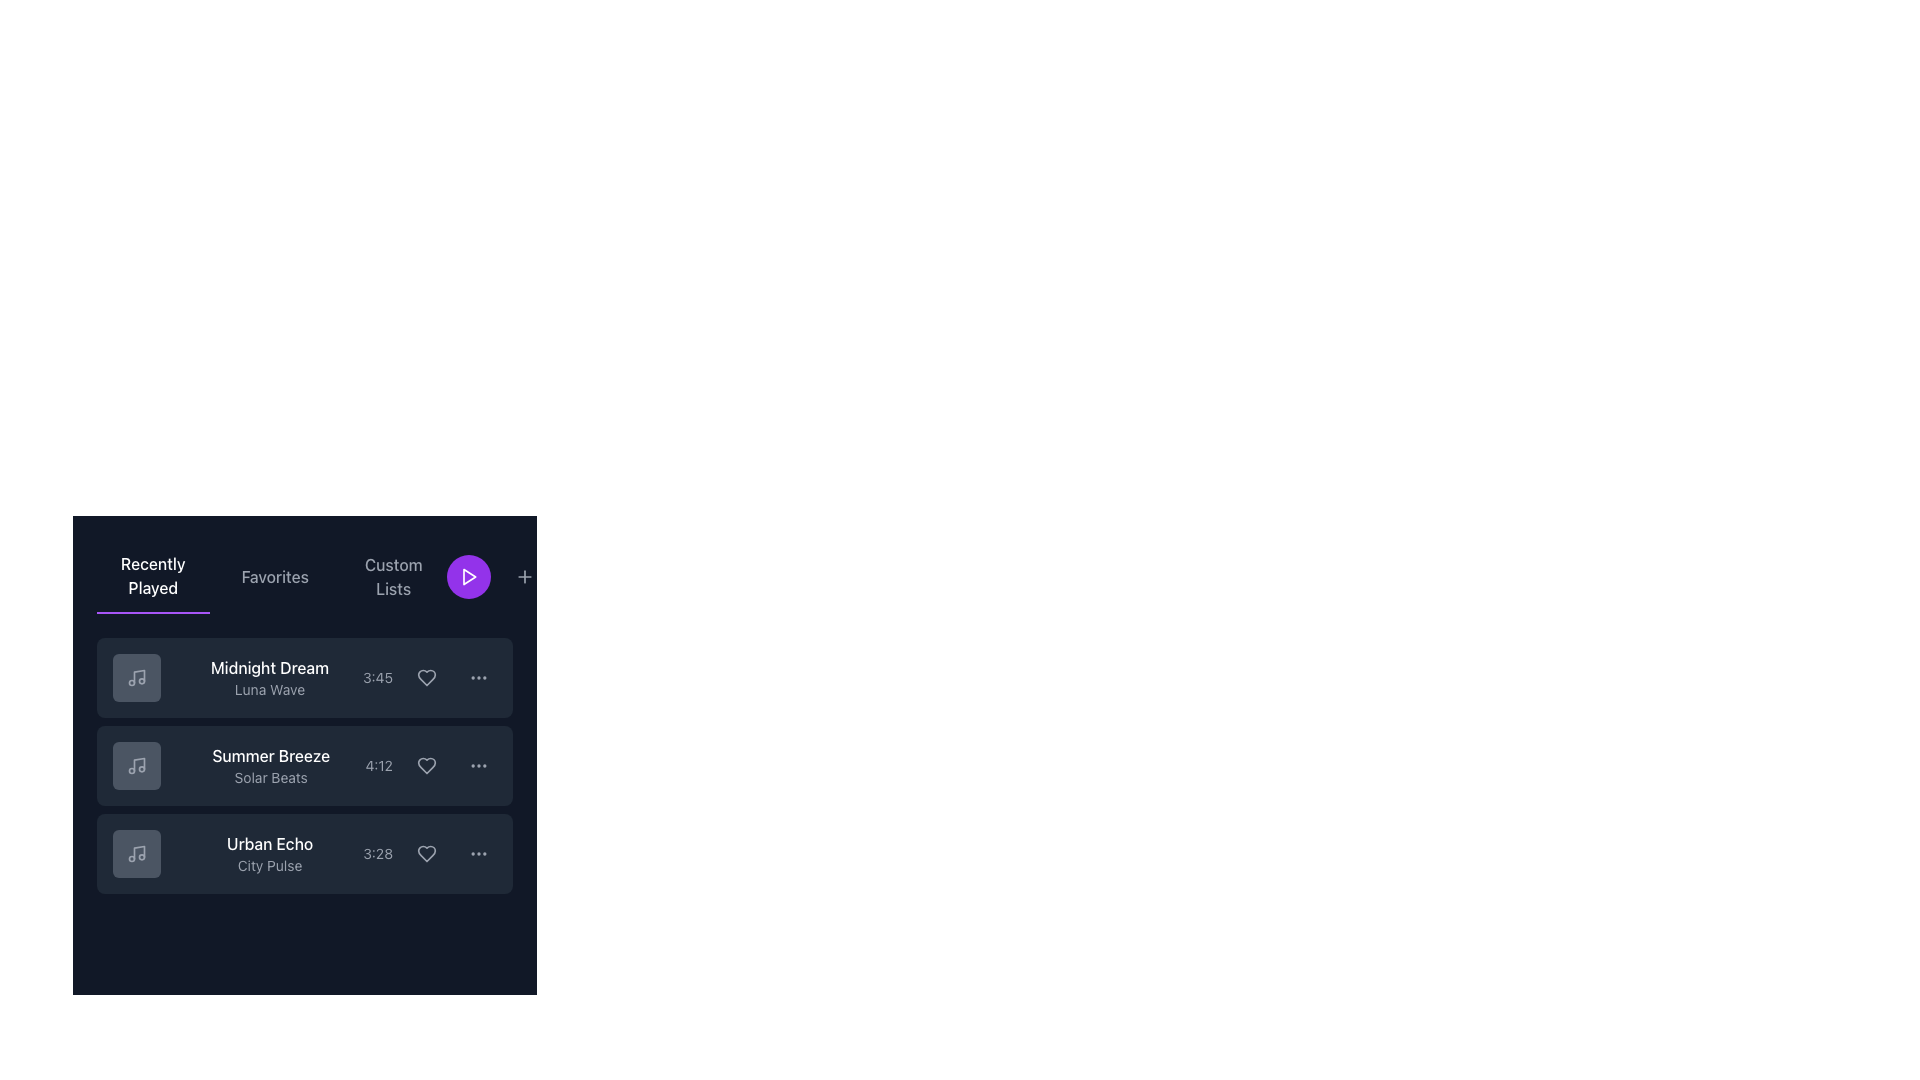  What do you see at coordinates (426, 765) in the screenshot?
I see `the heart-shaped icon button located to the right of the song title 'Summer Breeze' by Solar Beats to change its appearance` at bounding box center [426, 765].